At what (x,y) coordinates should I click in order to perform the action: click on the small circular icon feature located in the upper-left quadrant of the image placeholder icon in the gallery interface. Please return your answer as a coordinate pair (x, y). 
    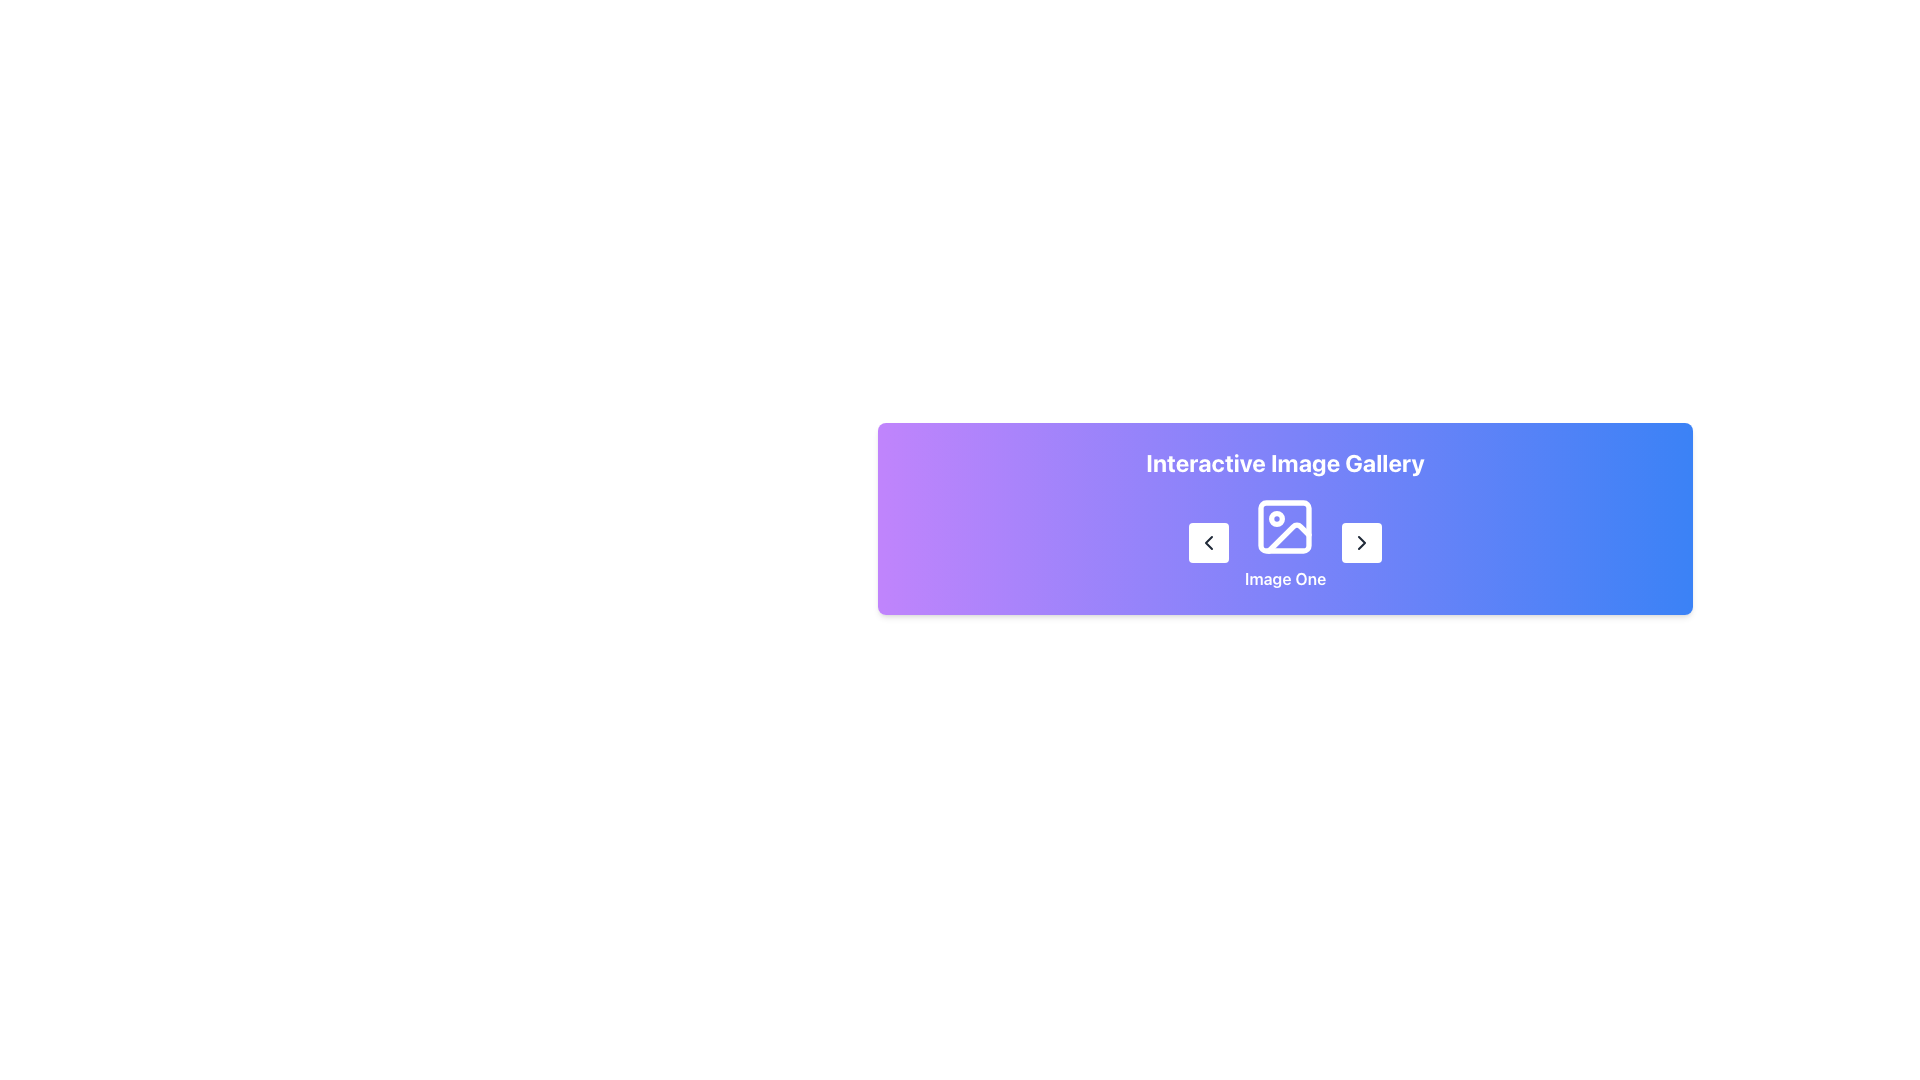
    Looking at the image, I should click on (1276, 518).